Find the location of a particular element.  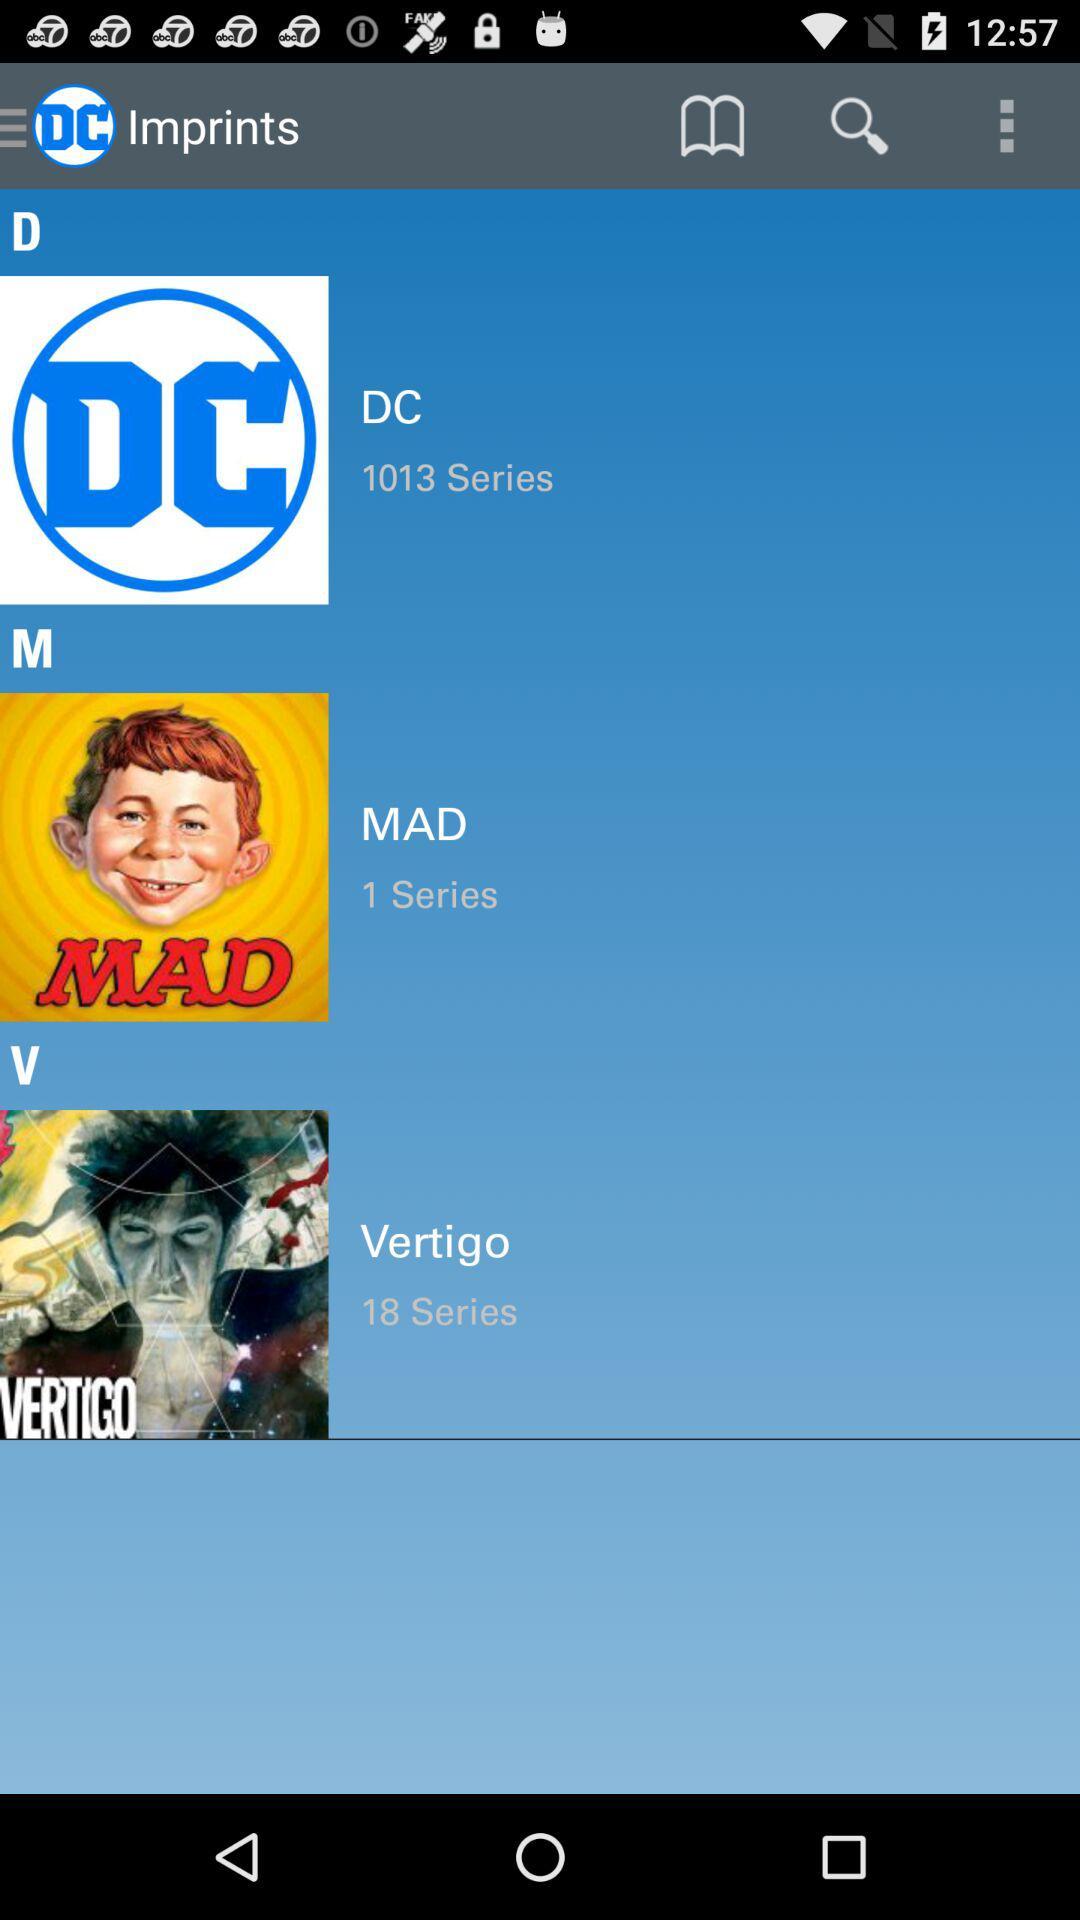

item below dc is located at coordinates (703, 476).